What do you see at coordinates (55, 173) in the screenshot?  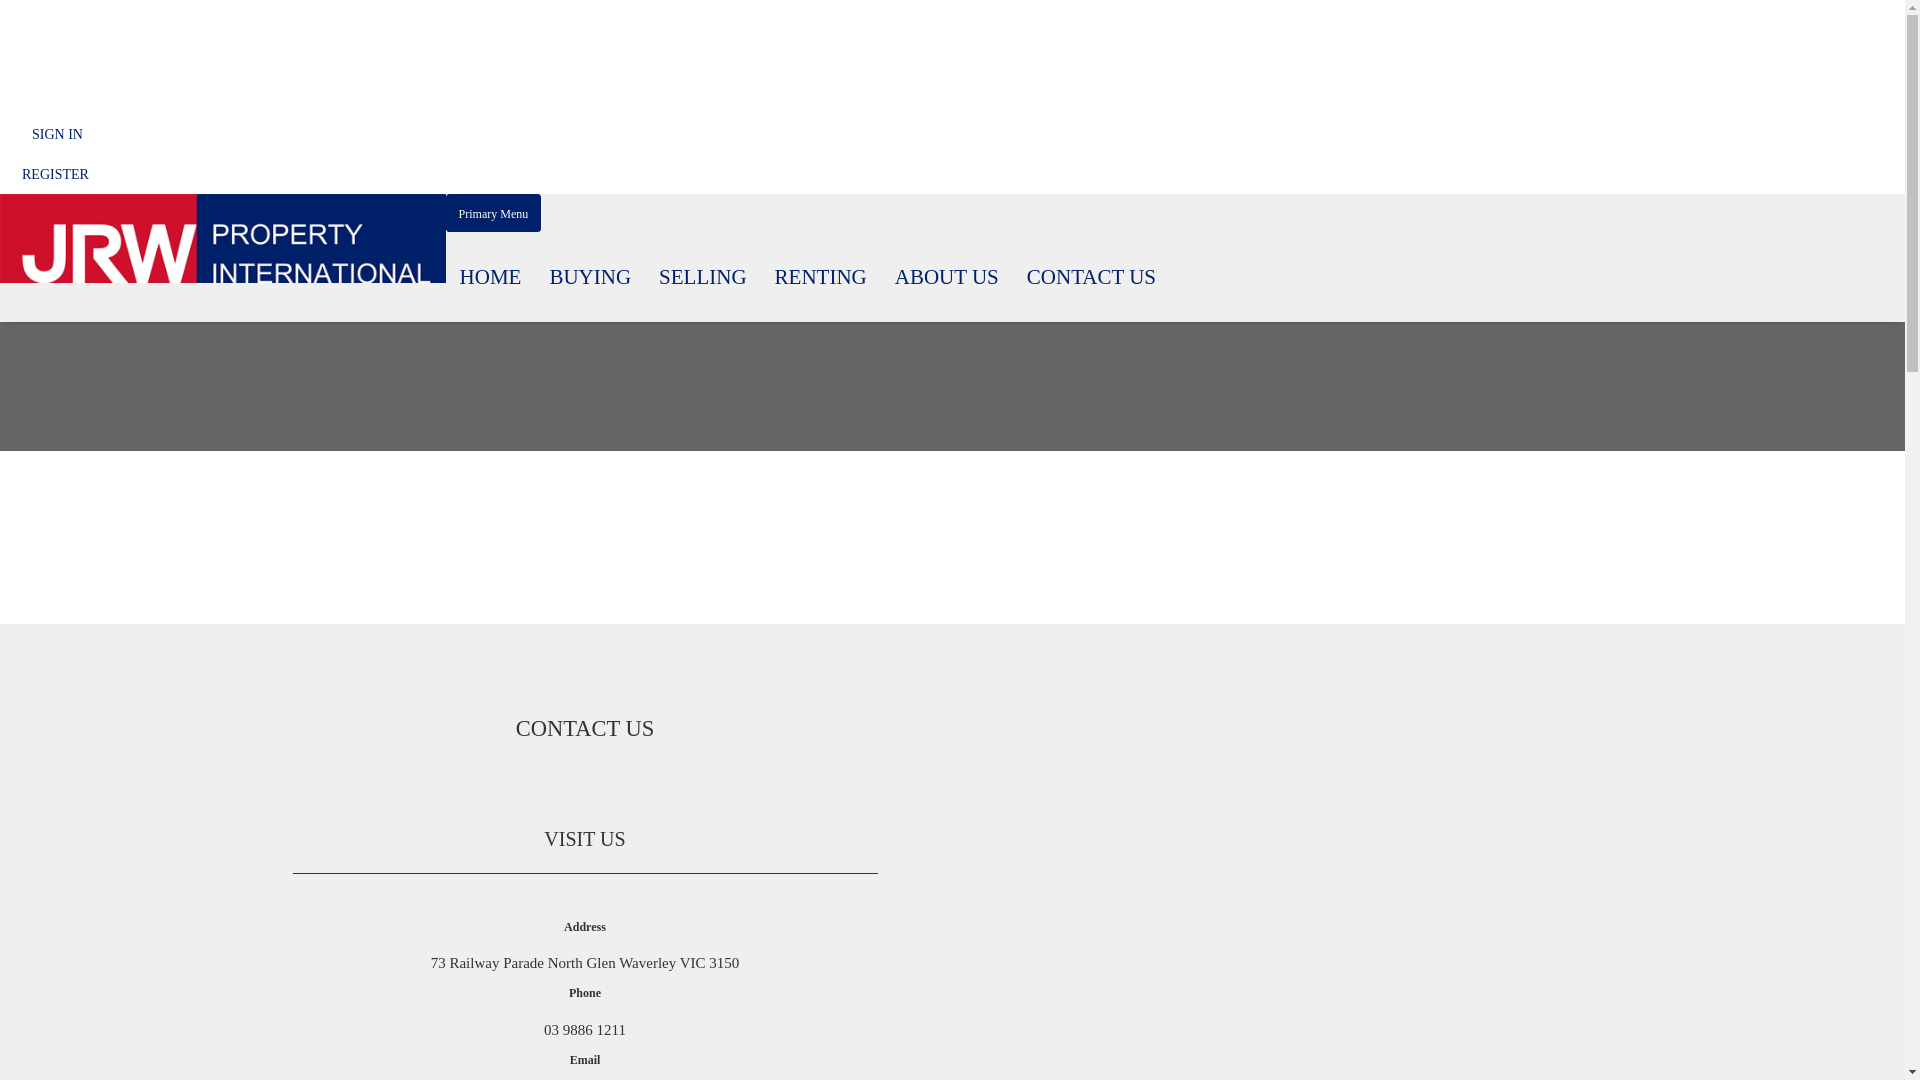 I see `'REGISTER'` at bounding box center [55, 173].